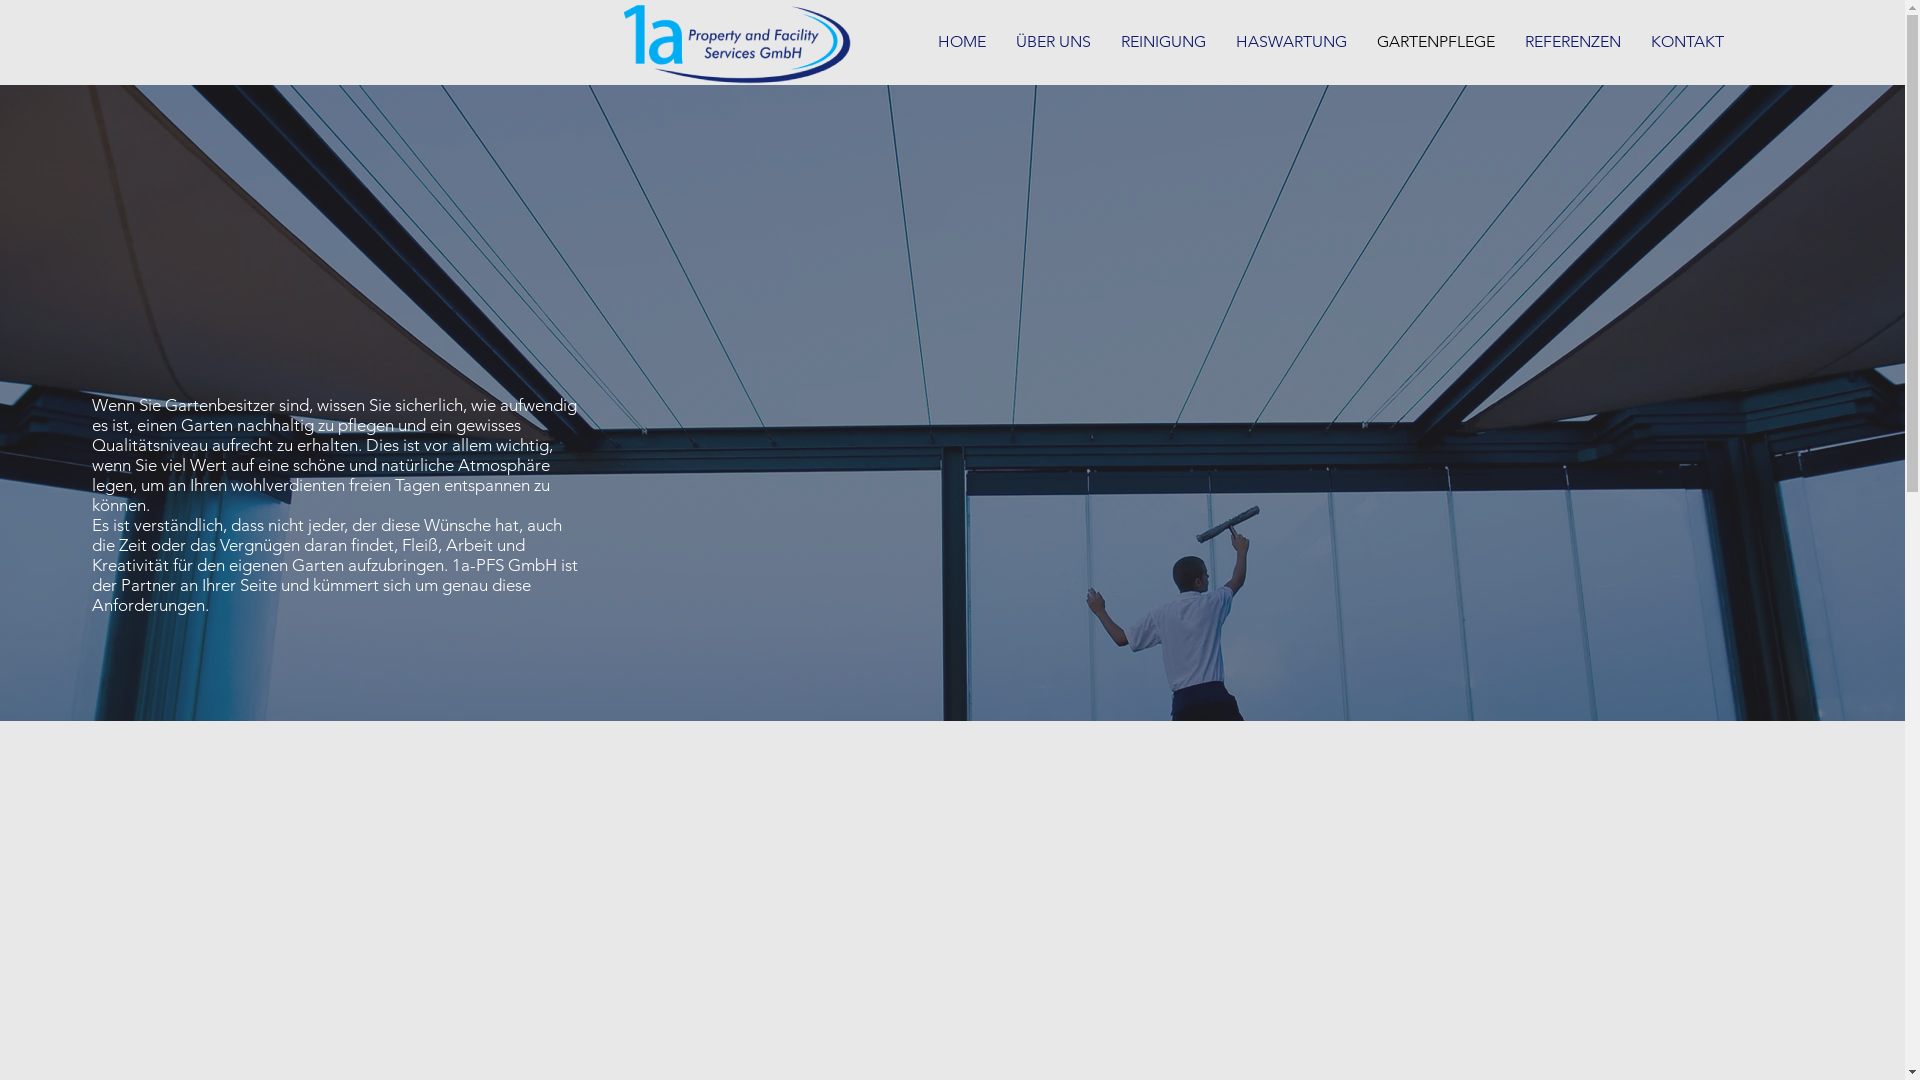  Describe the element at coordinates (1163, 42) in the screenshot. I see `'REINIGUNG'` at that location.